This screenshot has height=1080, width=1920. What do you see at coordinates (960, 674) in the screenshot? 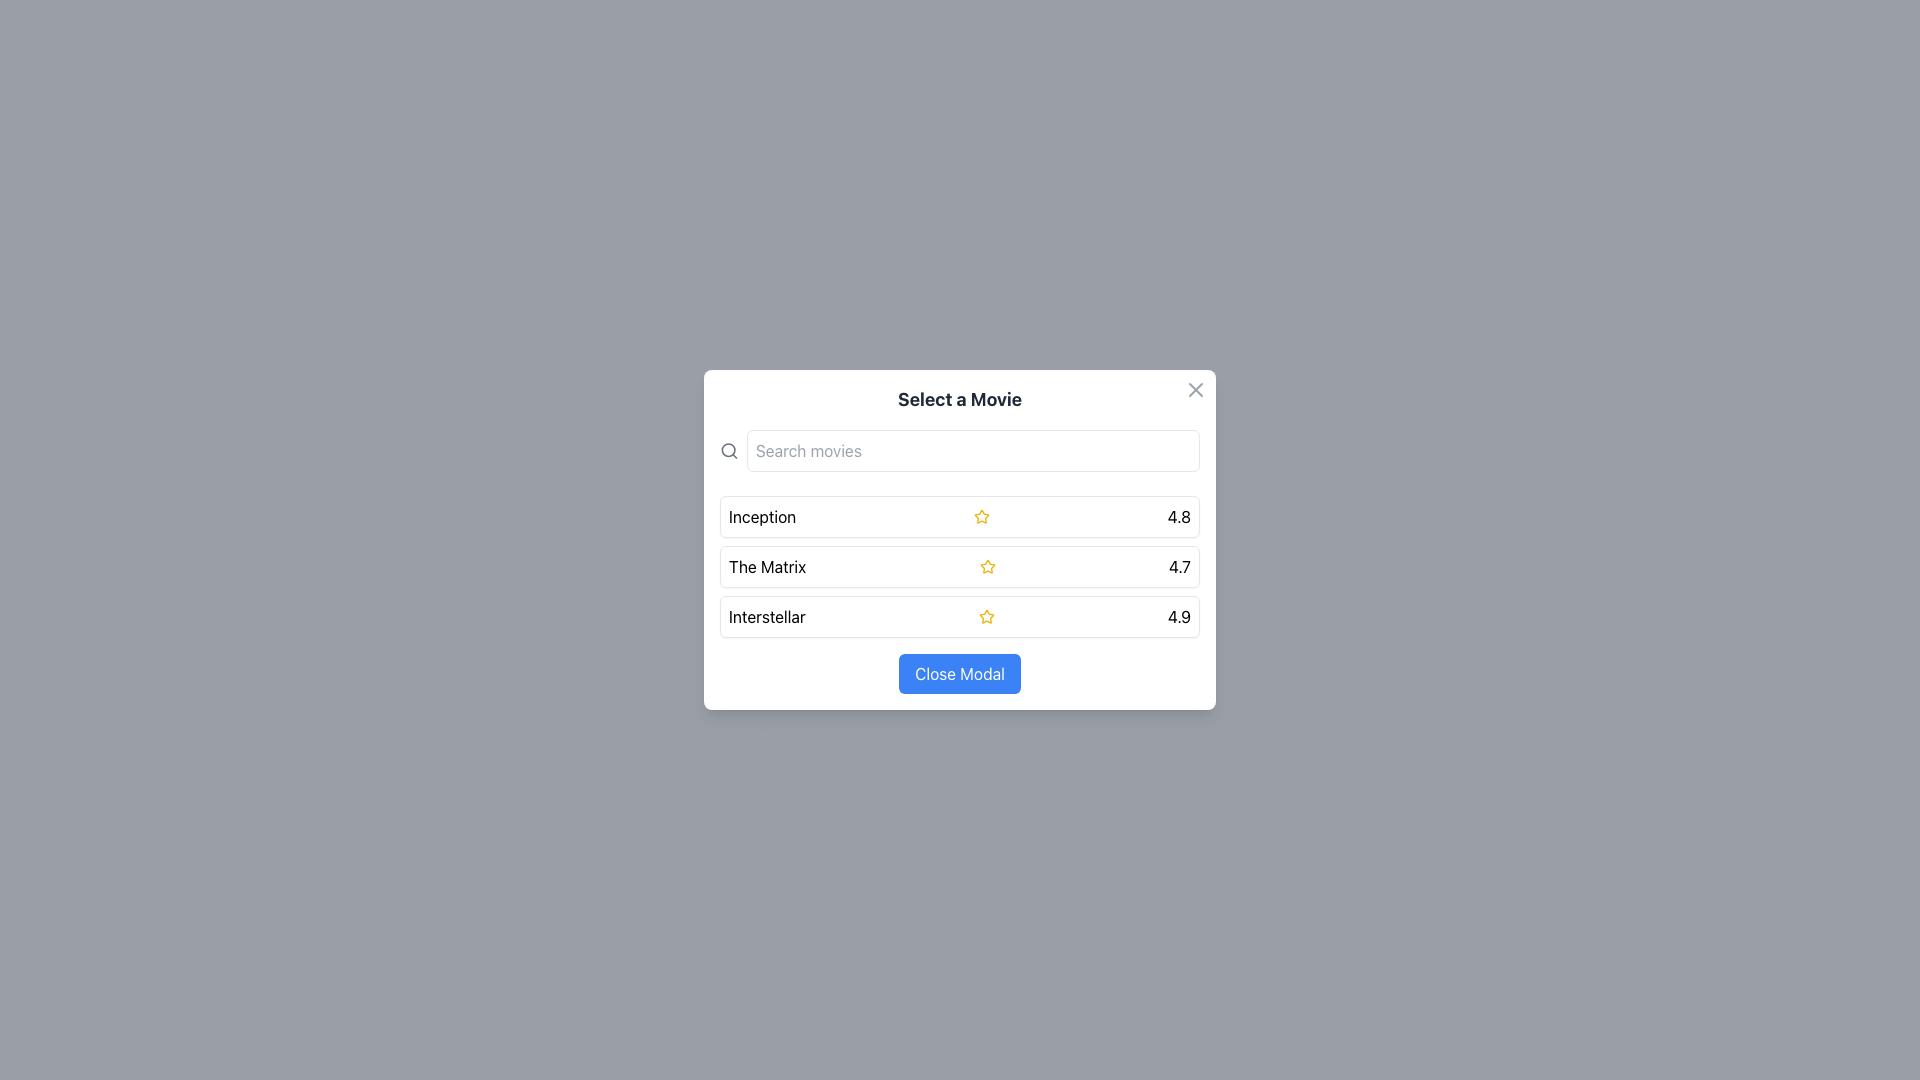
I see `the close button at the bottom of the 'Select a Movie' modal dialog to change its background color` at bounding box center [960, 674].